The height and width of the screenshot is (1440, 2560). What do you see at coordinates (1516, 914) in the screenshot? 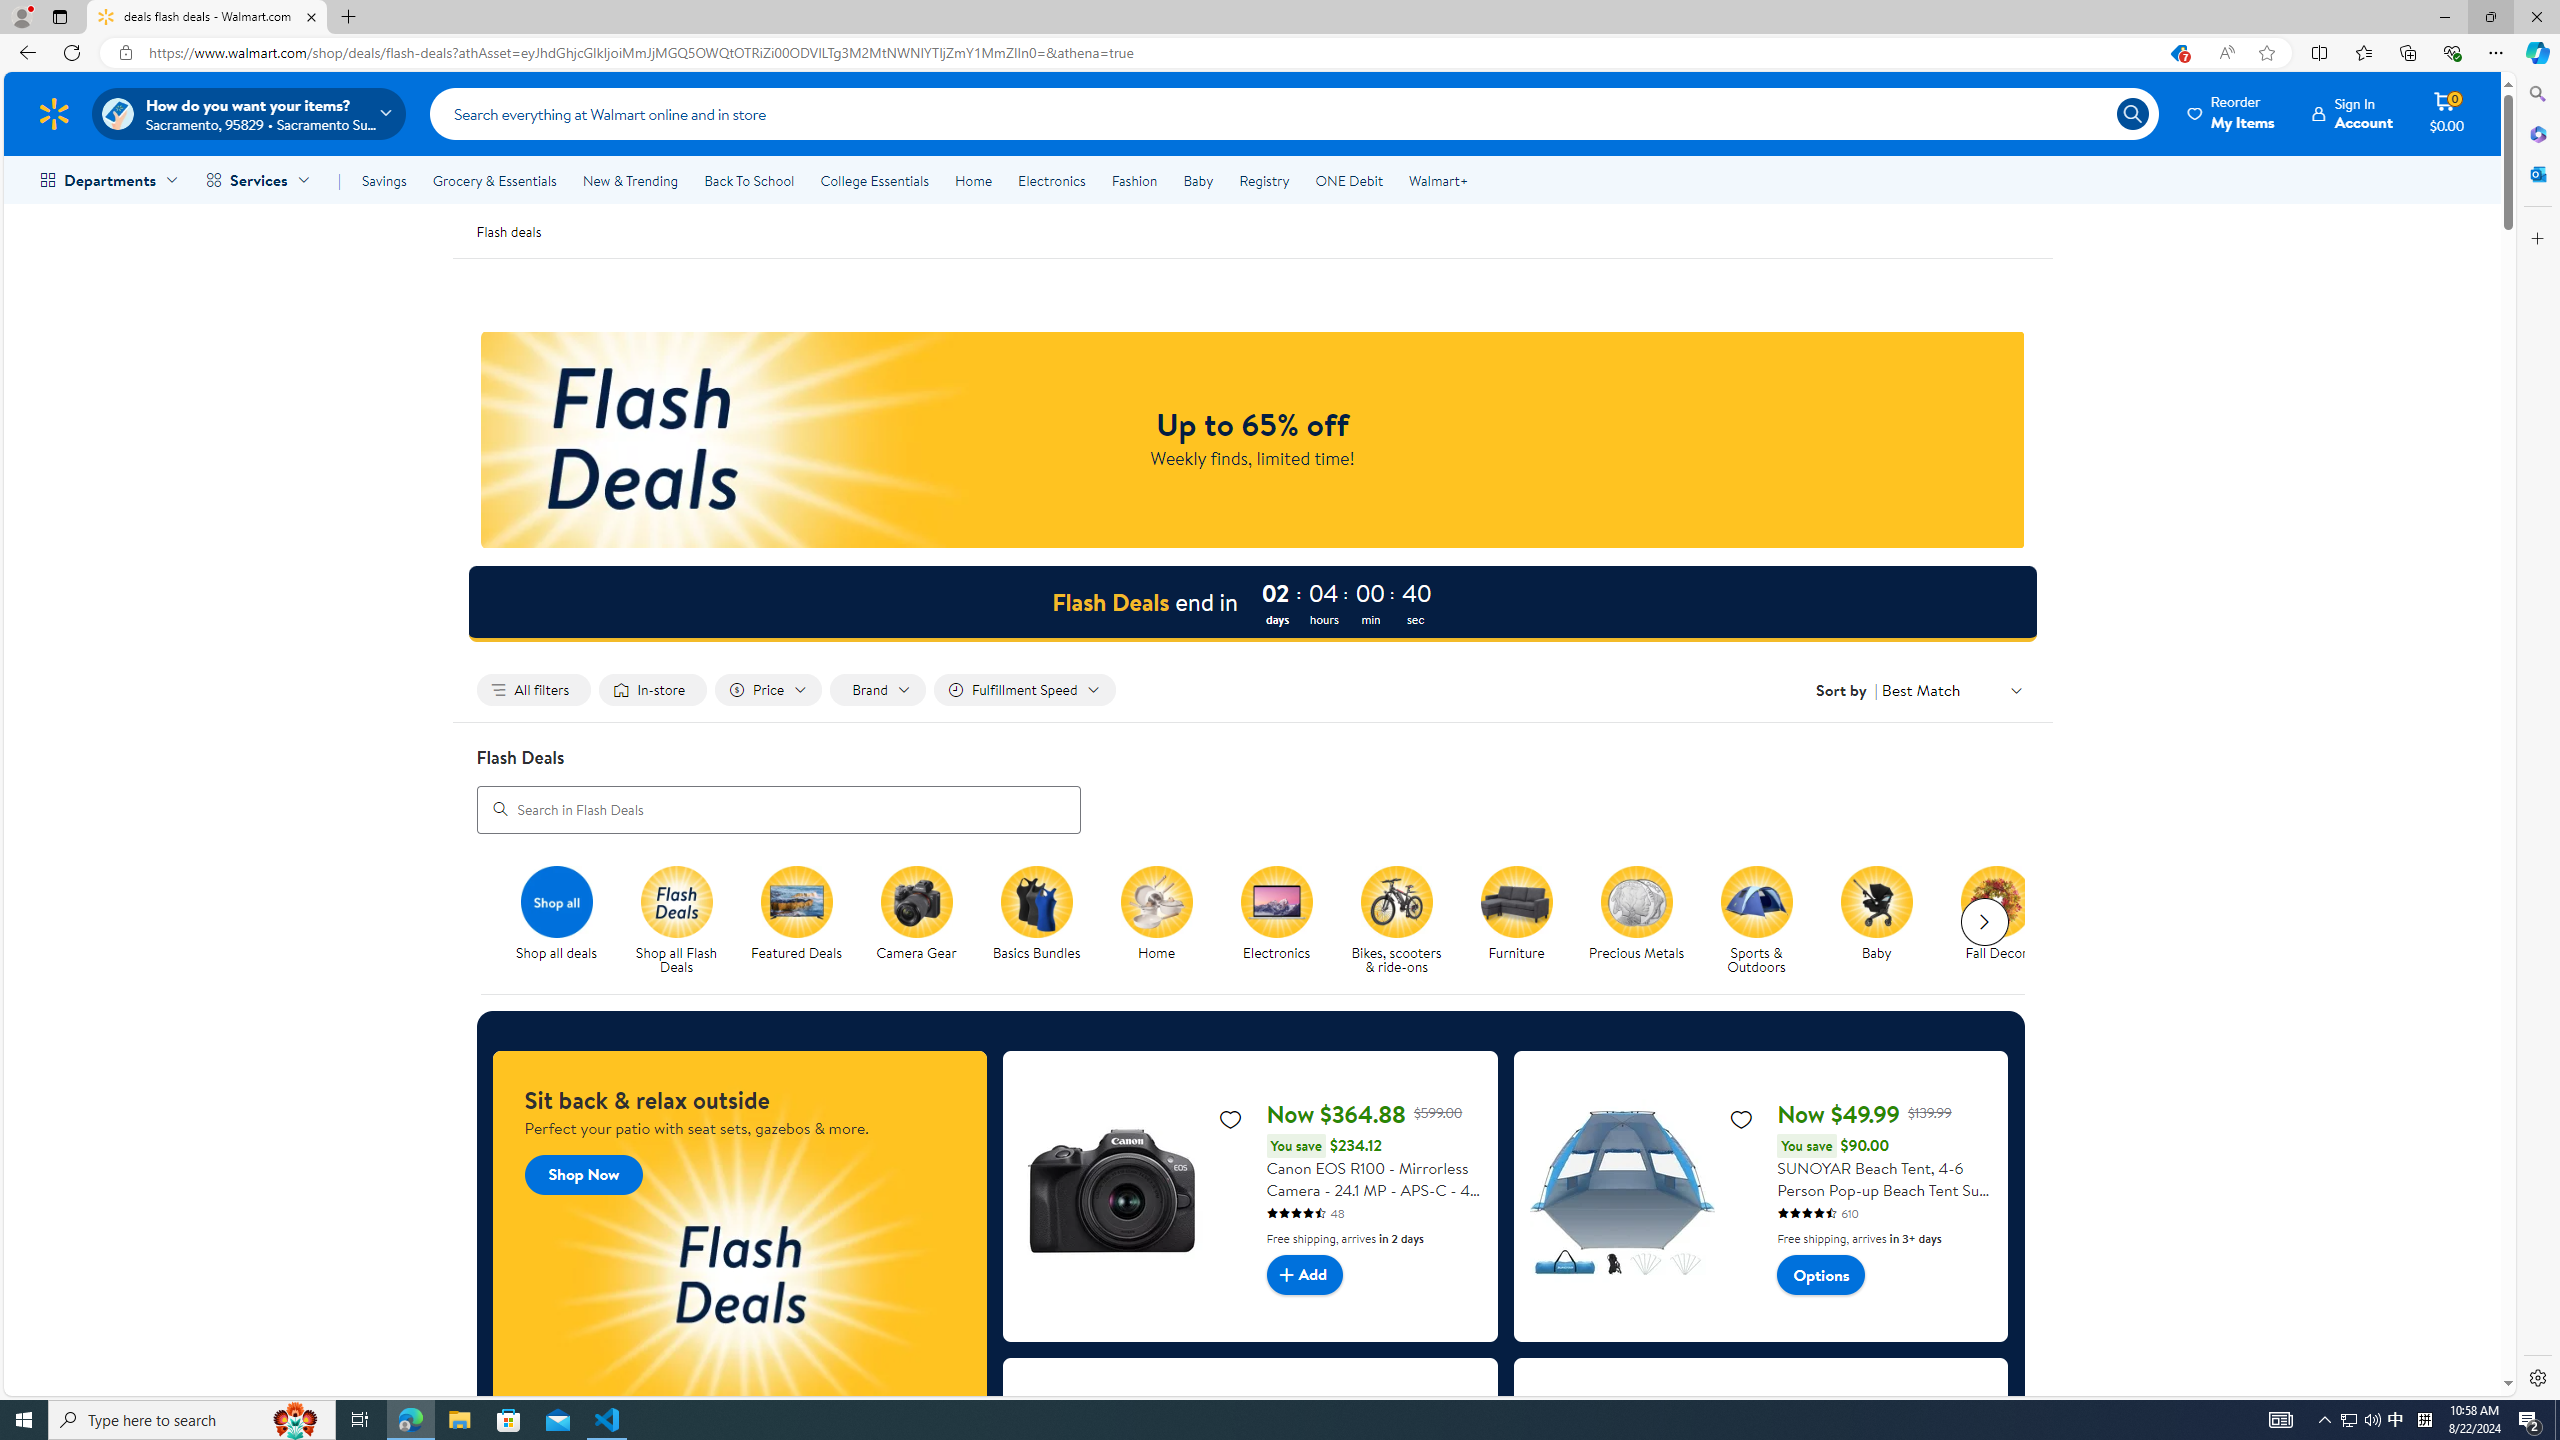
I see `'Furniture Furniture'` at bounding box center [1516, 914].